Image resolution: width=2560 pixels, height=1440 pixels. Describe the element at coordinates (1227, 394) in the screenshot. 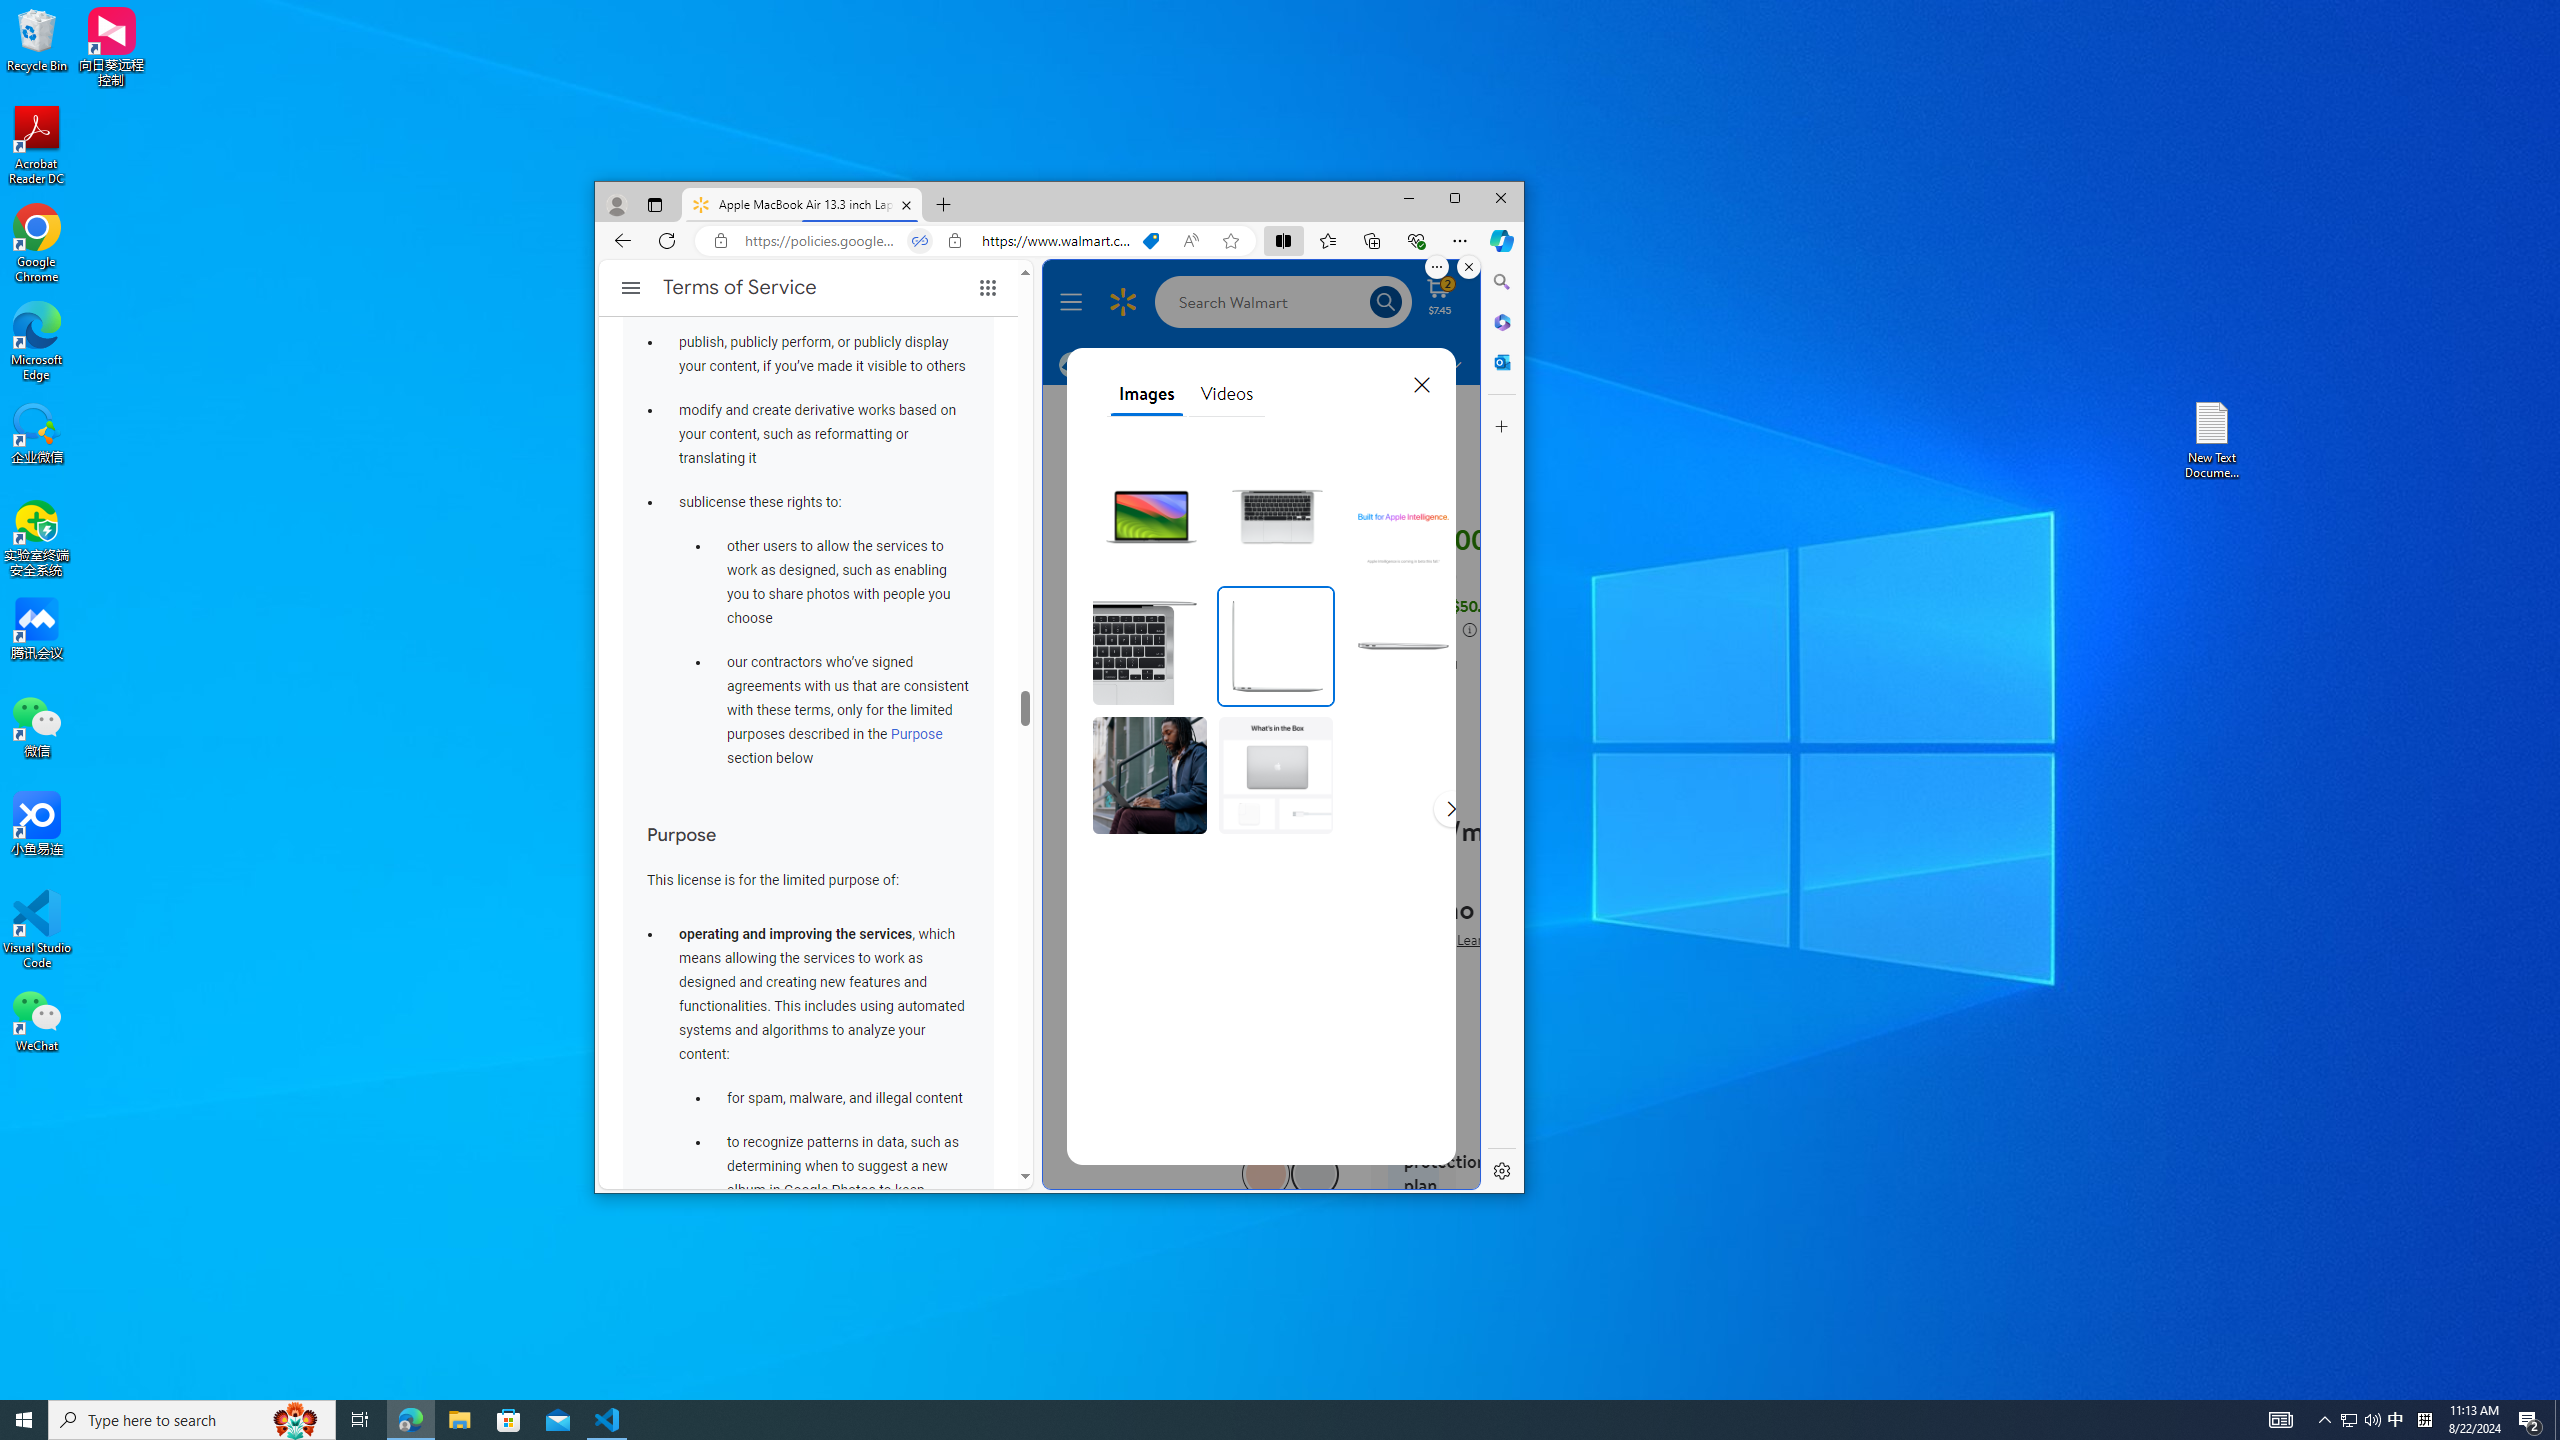

I see `'Videos'` at that location.